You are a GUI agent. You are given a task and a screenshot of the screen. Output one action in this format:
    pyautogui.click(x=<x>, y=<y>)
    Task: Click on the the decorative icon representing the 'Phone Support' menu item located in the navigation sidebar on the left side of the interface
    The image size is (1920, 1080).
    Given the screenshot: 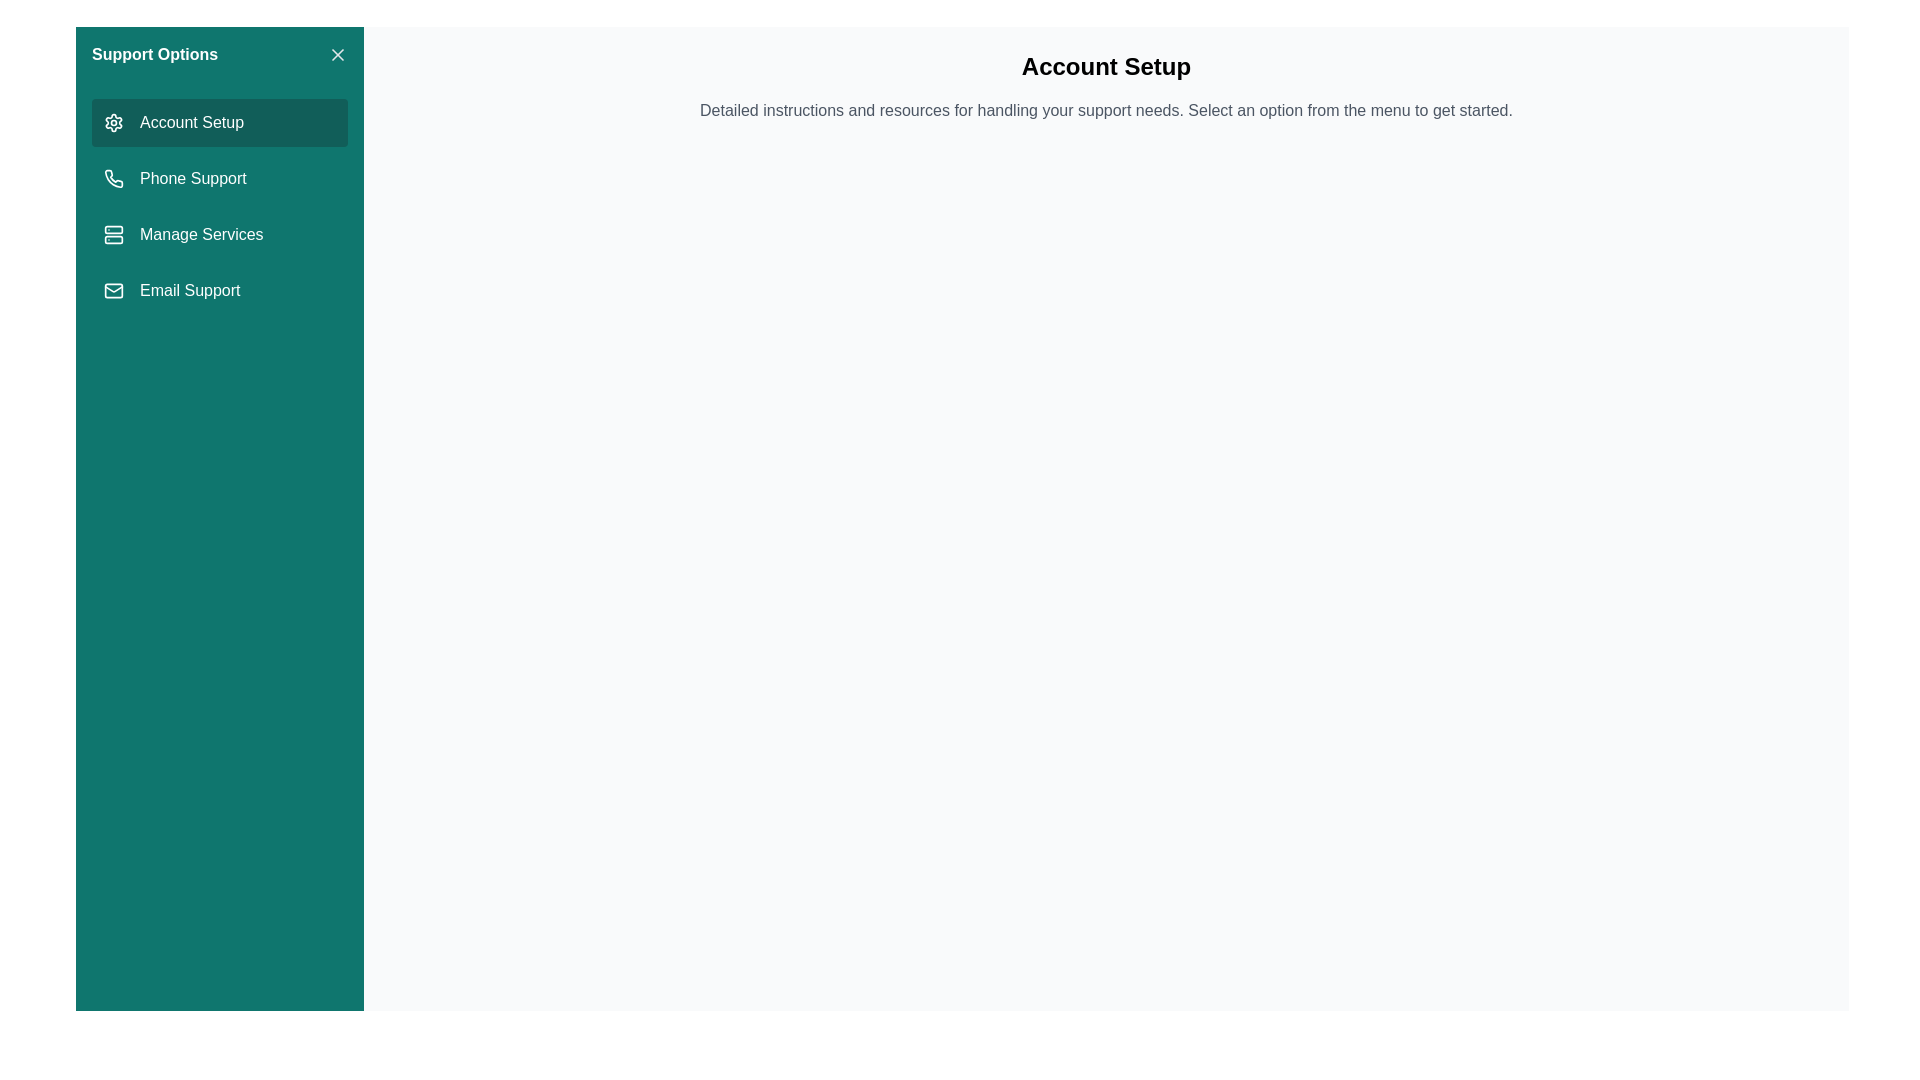 What is the action you would take?
    pyautogui.click(x=113, y=177)
    